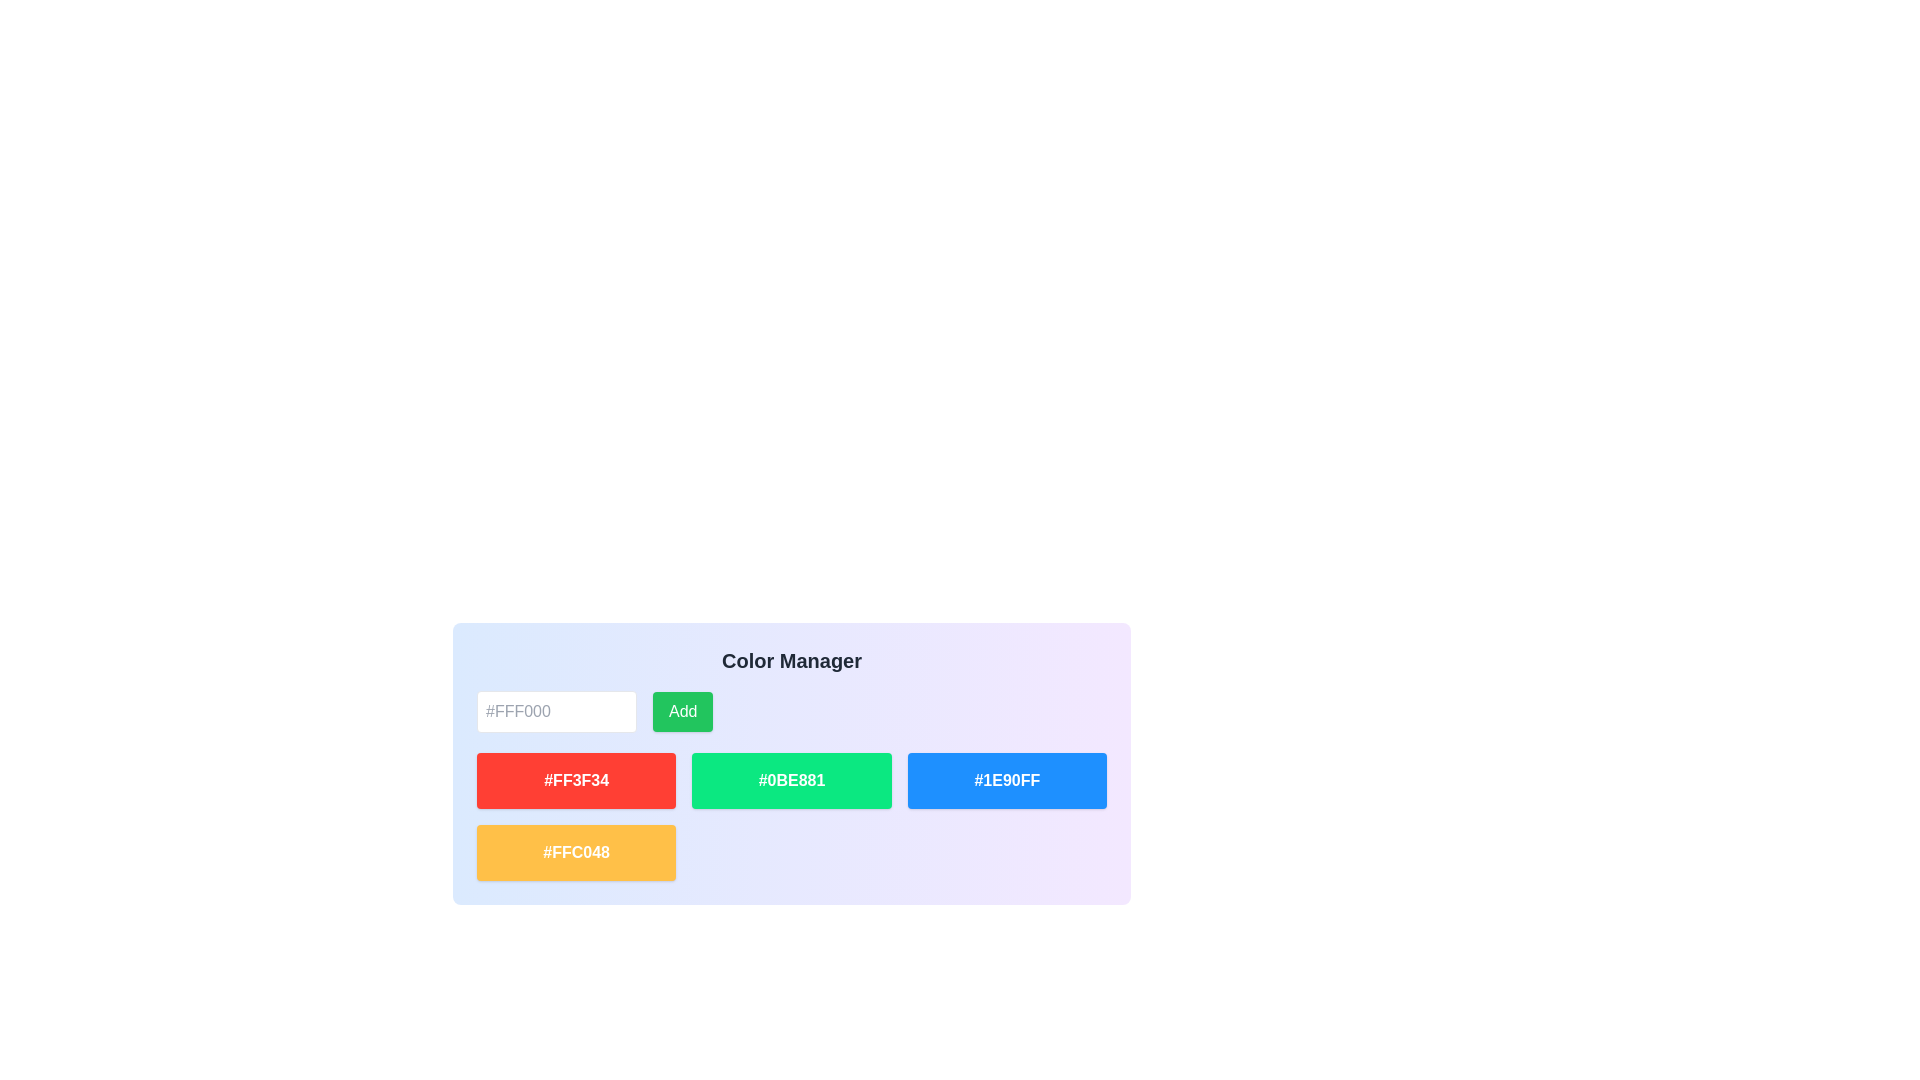 The image size is (1920, 1080). What do you see at coordinates (791, 817) in the screenshot?
I see `one of the color boxes in the grid layout of the 'Color Manager'` at bounding box center [791, 817].